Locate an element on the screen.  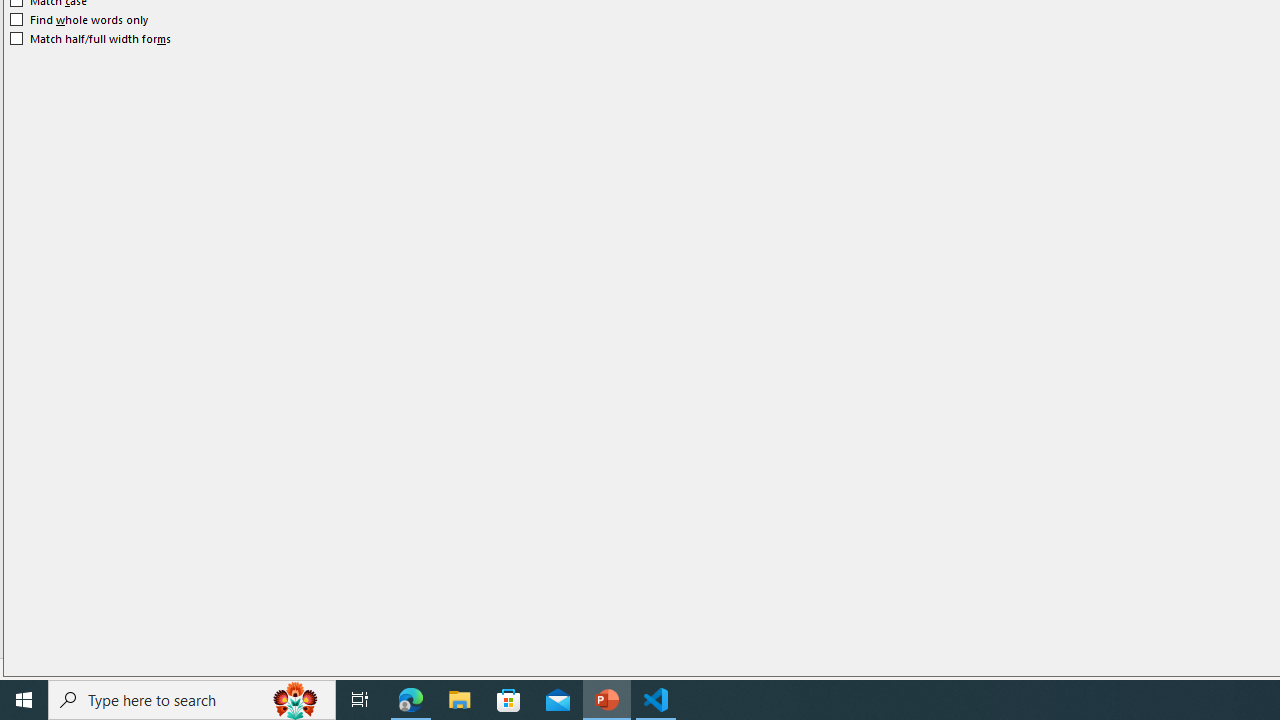
'Find whole words only' is located at coordinates (80, 20).